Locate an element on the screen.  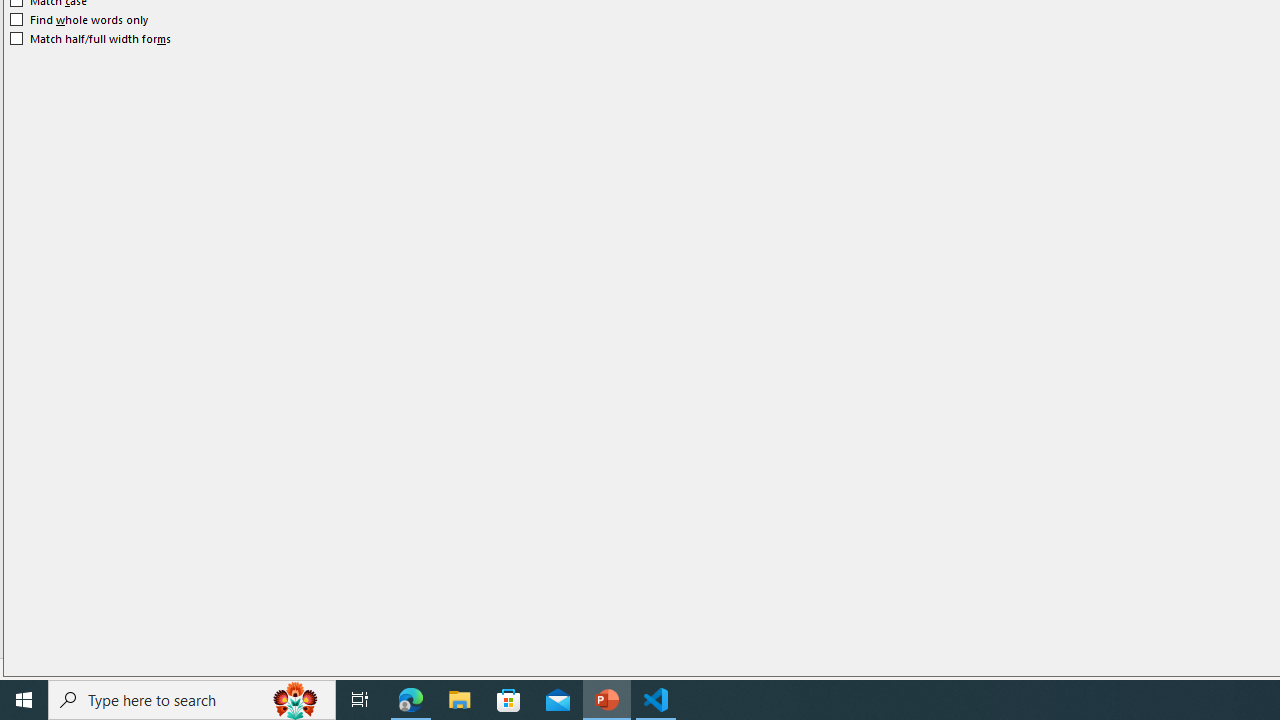
'Find whole words only' is located at coordinates (80, 20).